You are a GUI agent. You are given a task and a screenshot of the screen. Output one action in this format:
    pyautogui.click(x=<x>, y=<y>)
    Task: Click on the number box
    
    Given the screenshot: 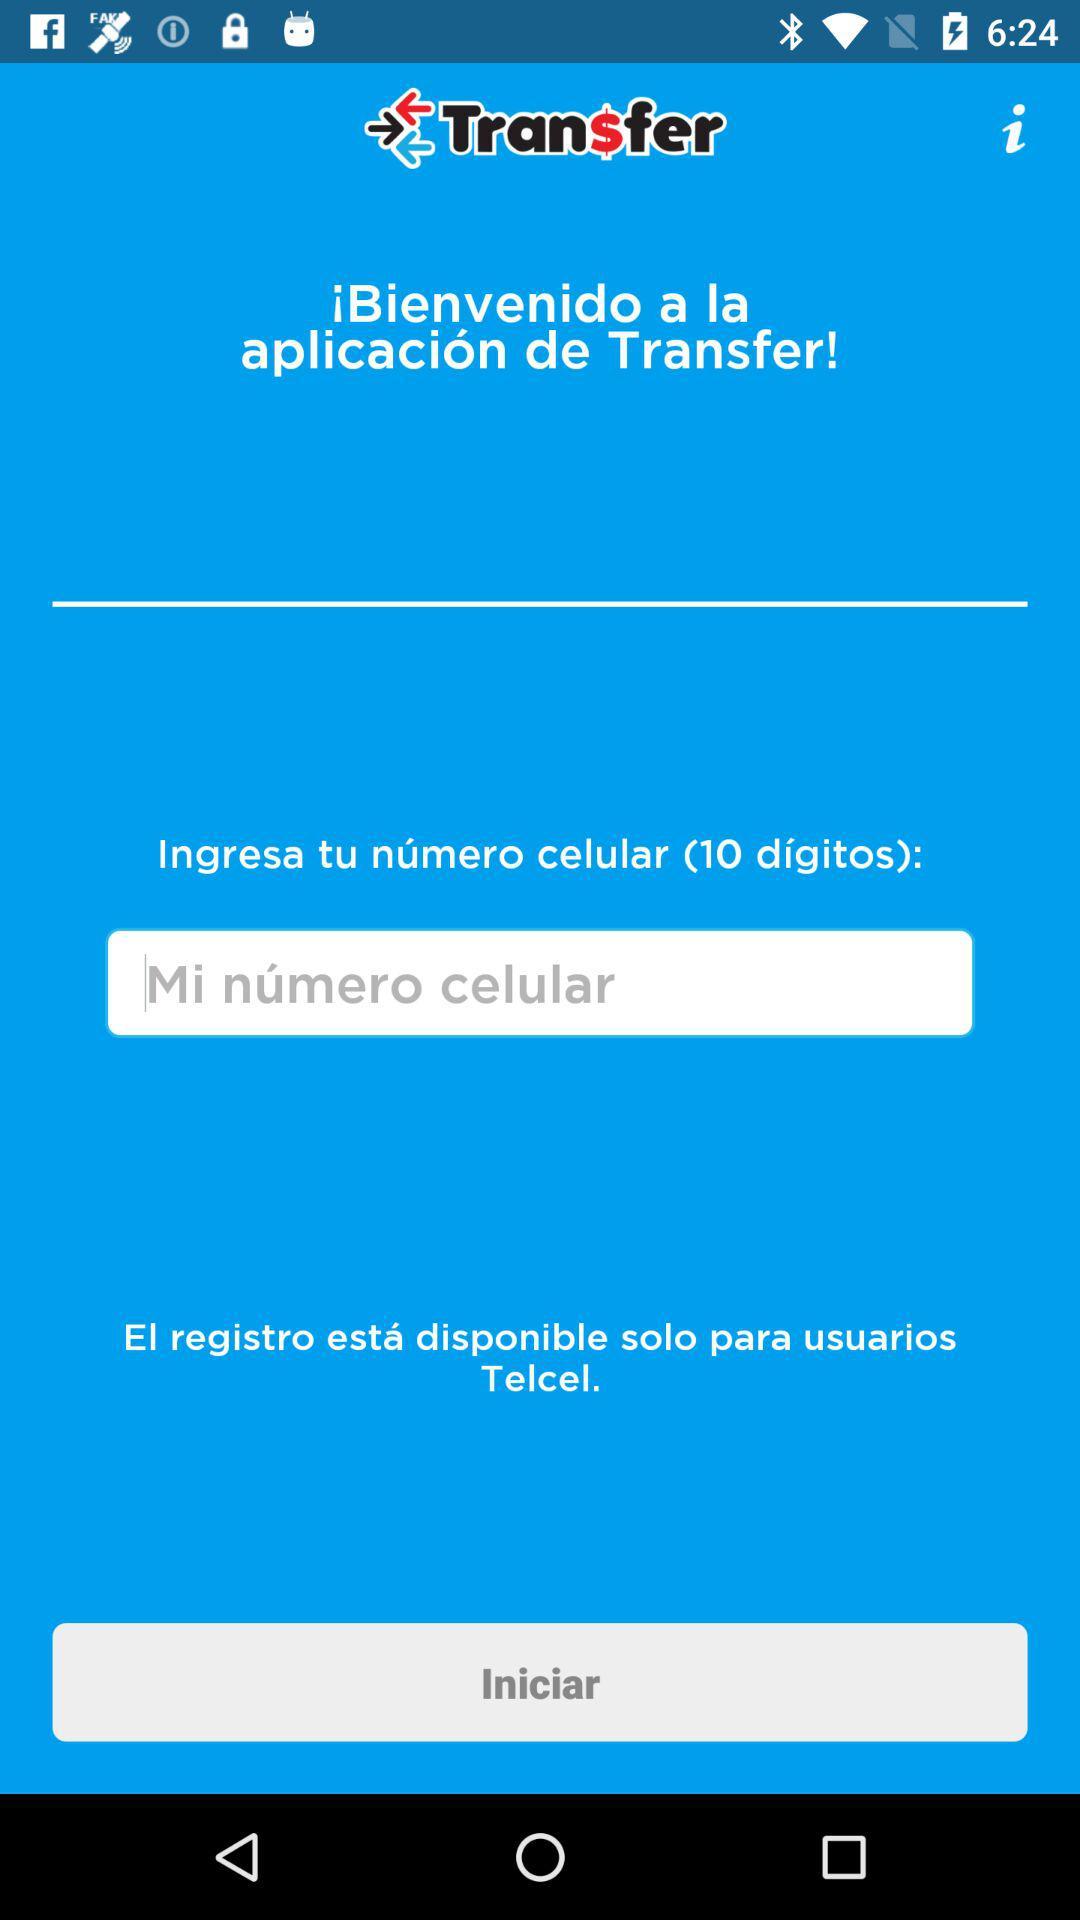 What is the action you would take?
    pyautogui.click(x=540, y=982)
    